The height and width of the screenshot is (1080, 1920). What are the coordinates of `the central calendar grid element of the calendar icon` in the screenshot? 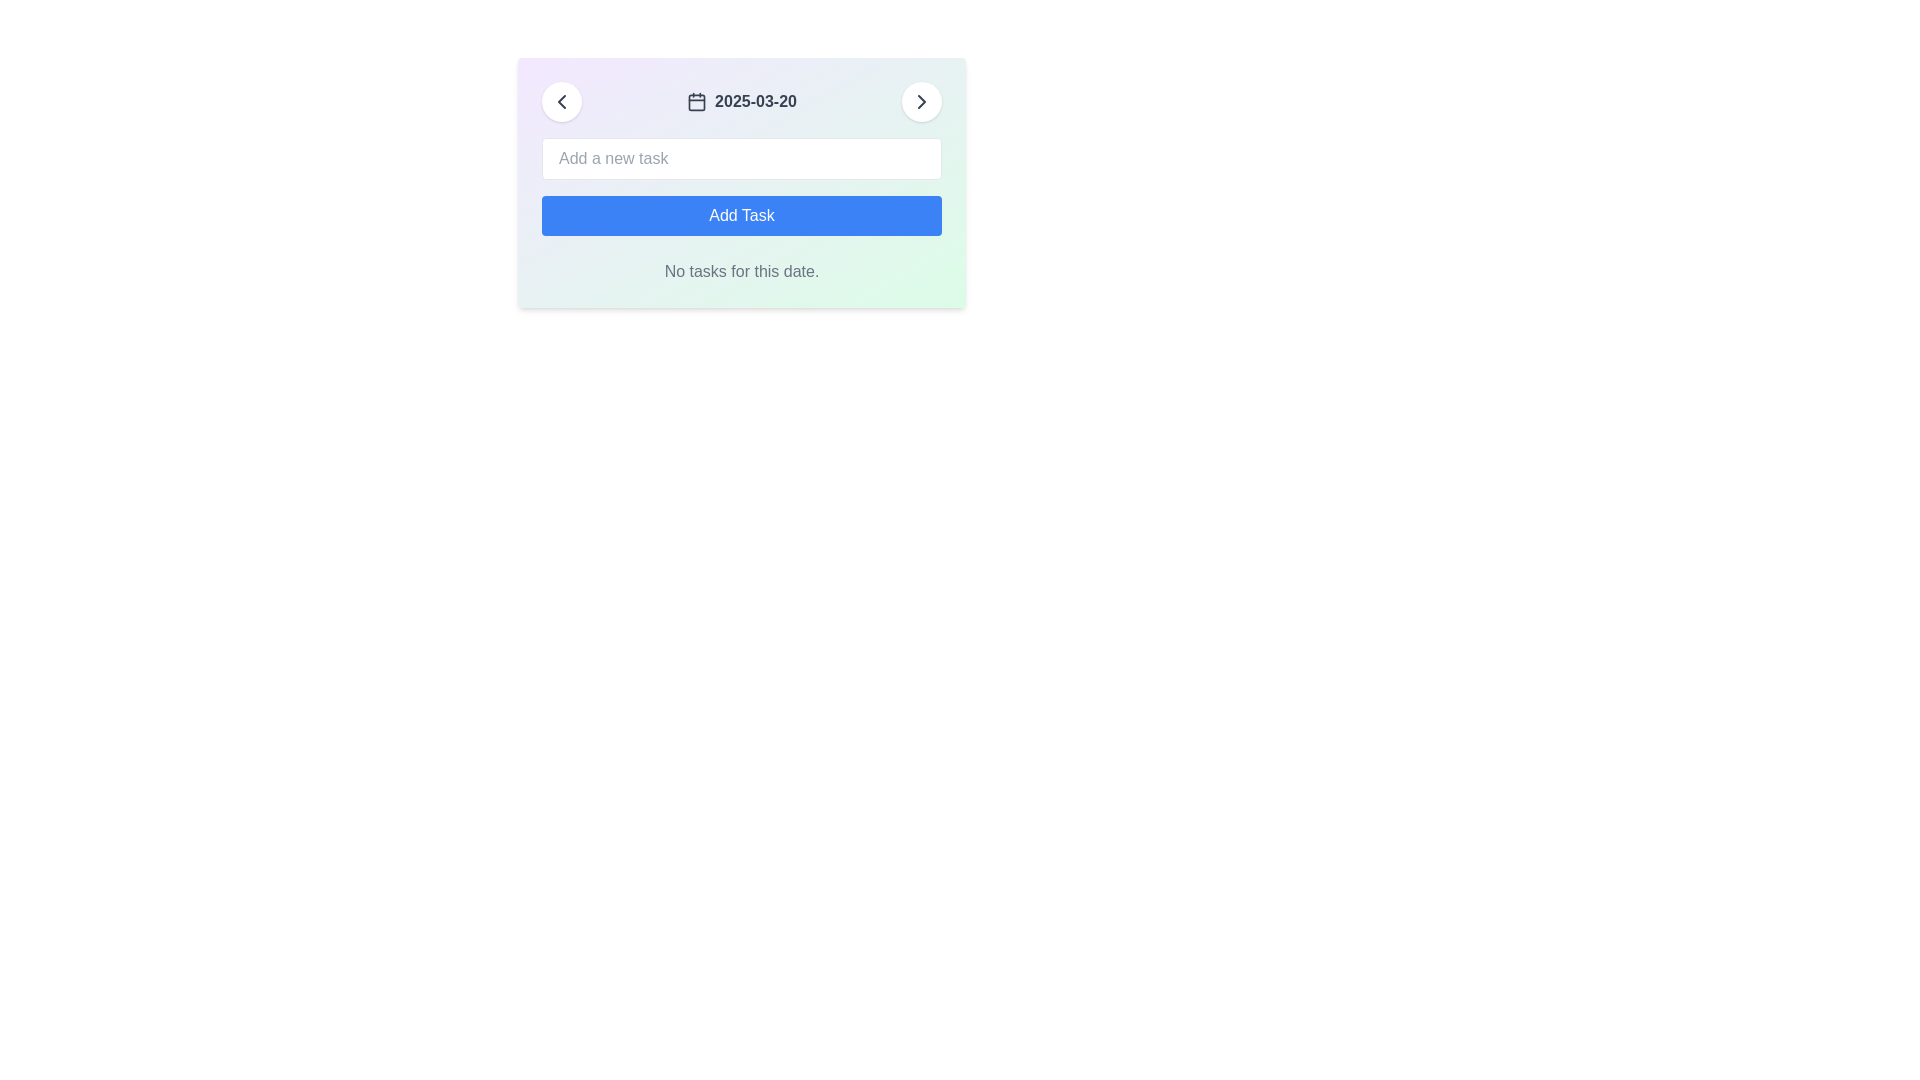 It's located at (697, 102).